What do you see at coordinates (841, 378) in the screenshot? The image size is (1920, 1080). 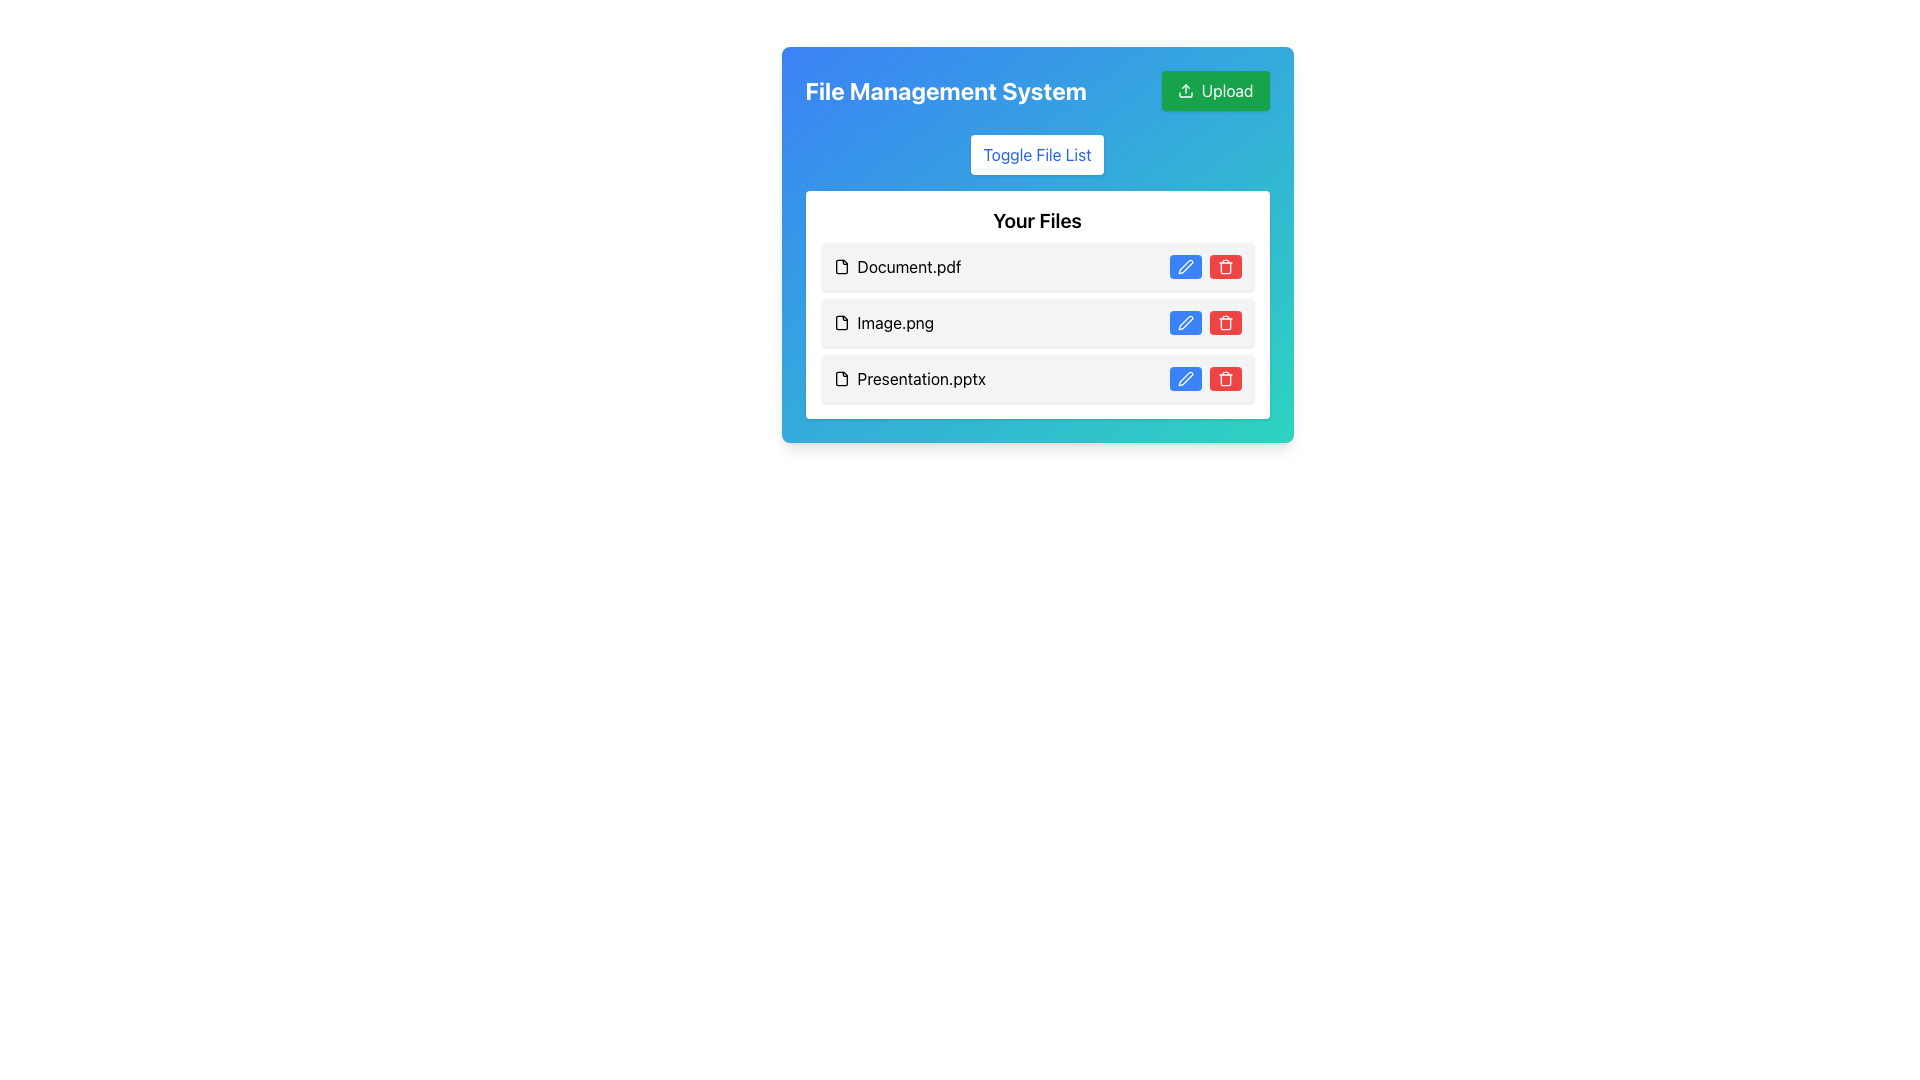 I see `the file document icon, which is a minimalistic outline styled to resemble a sheet of paper with a folded corner, located to the left of the text label 'Presentation.pptx' in the 'Your Files' section` at bounding box center [841, 378].